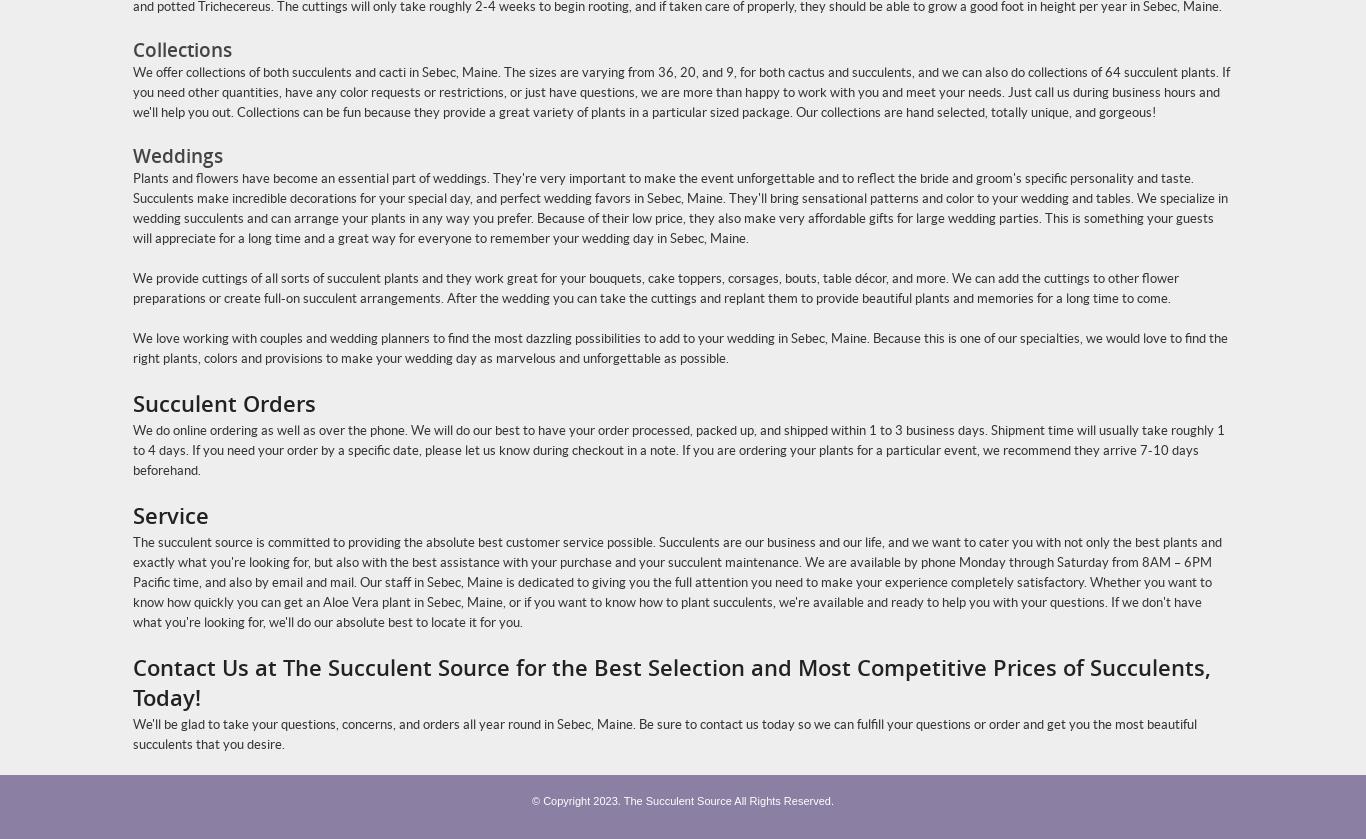 The height and width of the screenshot is (839, 1366). I want to click on 'Collections', so click(181, 50).